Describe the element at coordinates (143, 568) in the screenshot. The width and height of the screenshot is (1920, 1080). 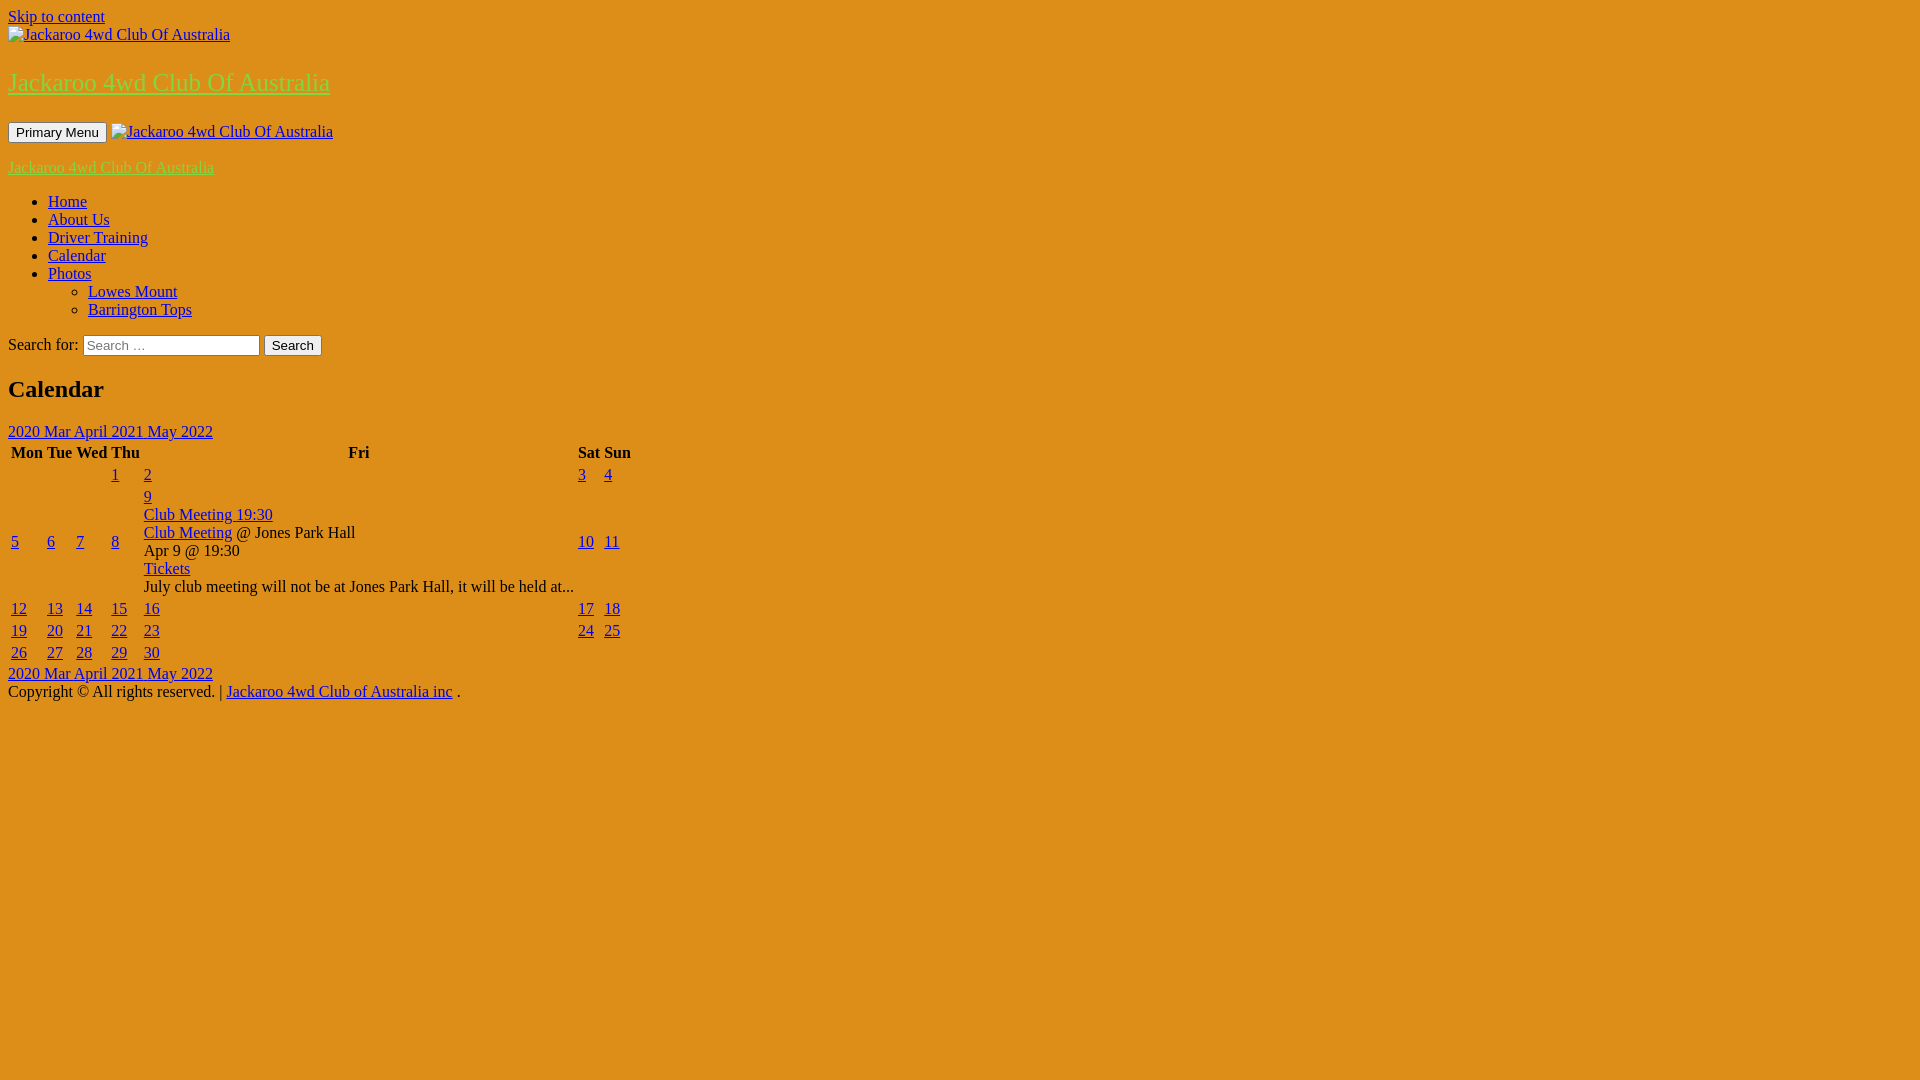
I see `'Tickets'` at that location.